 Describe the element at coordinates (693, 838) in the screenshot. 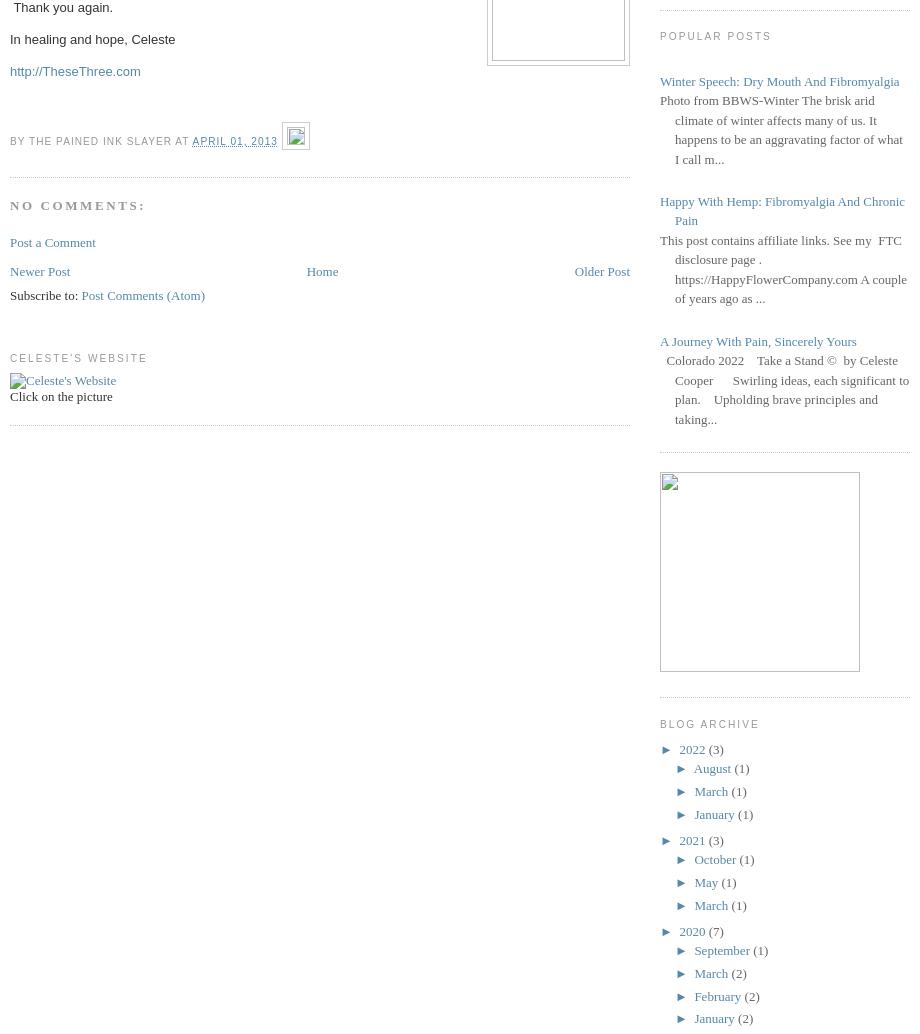

I see `'2021'` at that location.